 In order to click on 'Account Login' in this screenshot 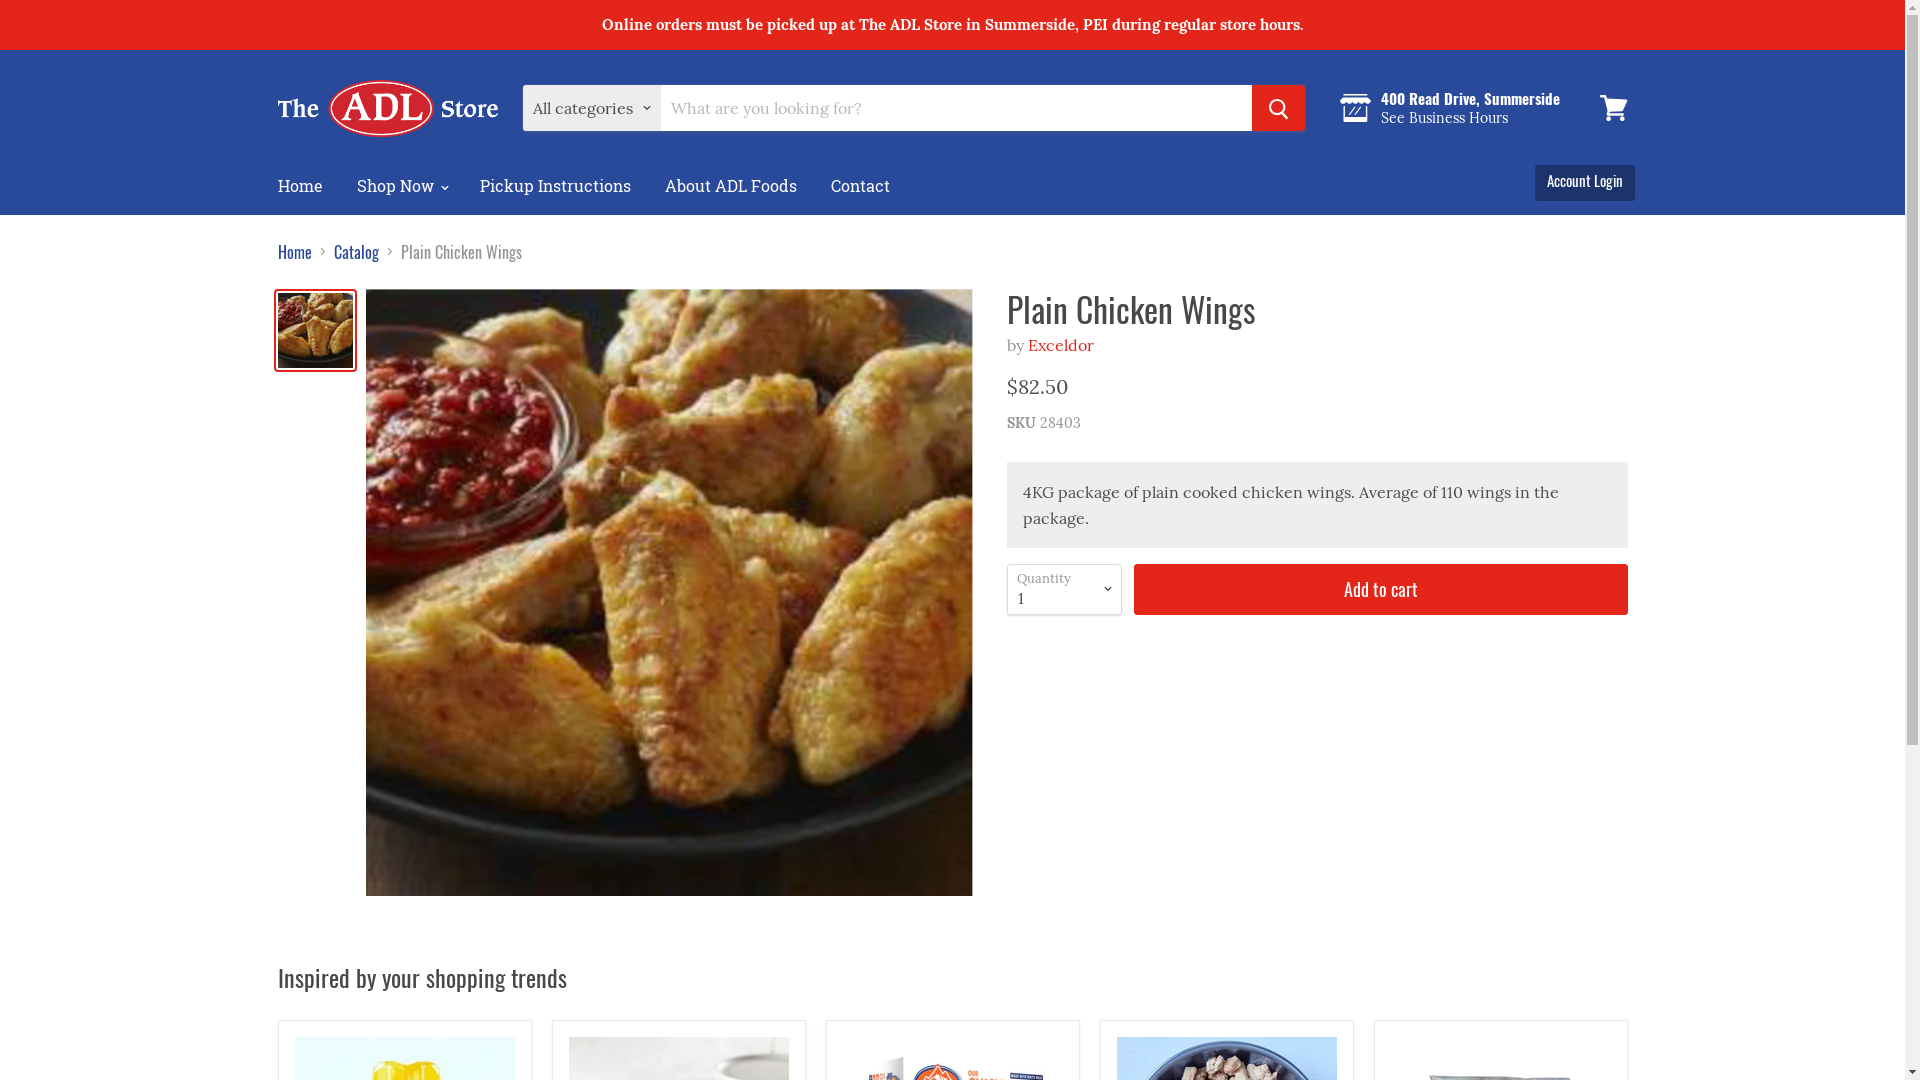, I will do `click(1583, 180)`.